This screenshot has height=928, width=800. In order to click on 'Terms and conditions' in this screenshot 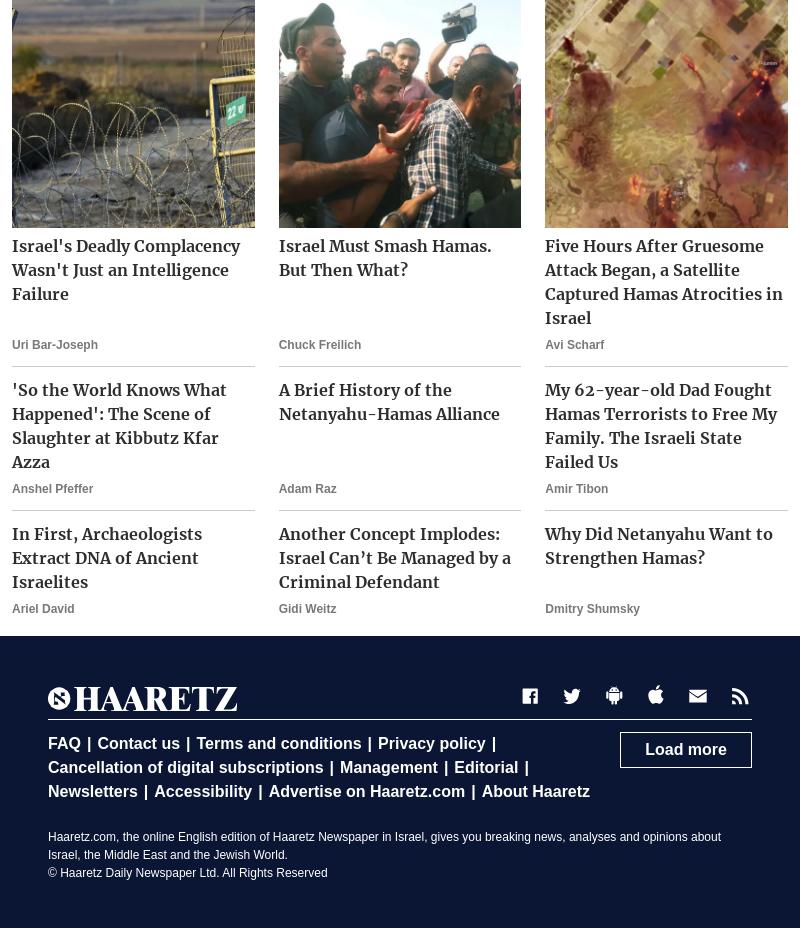, I will do `click(278, 742)`.